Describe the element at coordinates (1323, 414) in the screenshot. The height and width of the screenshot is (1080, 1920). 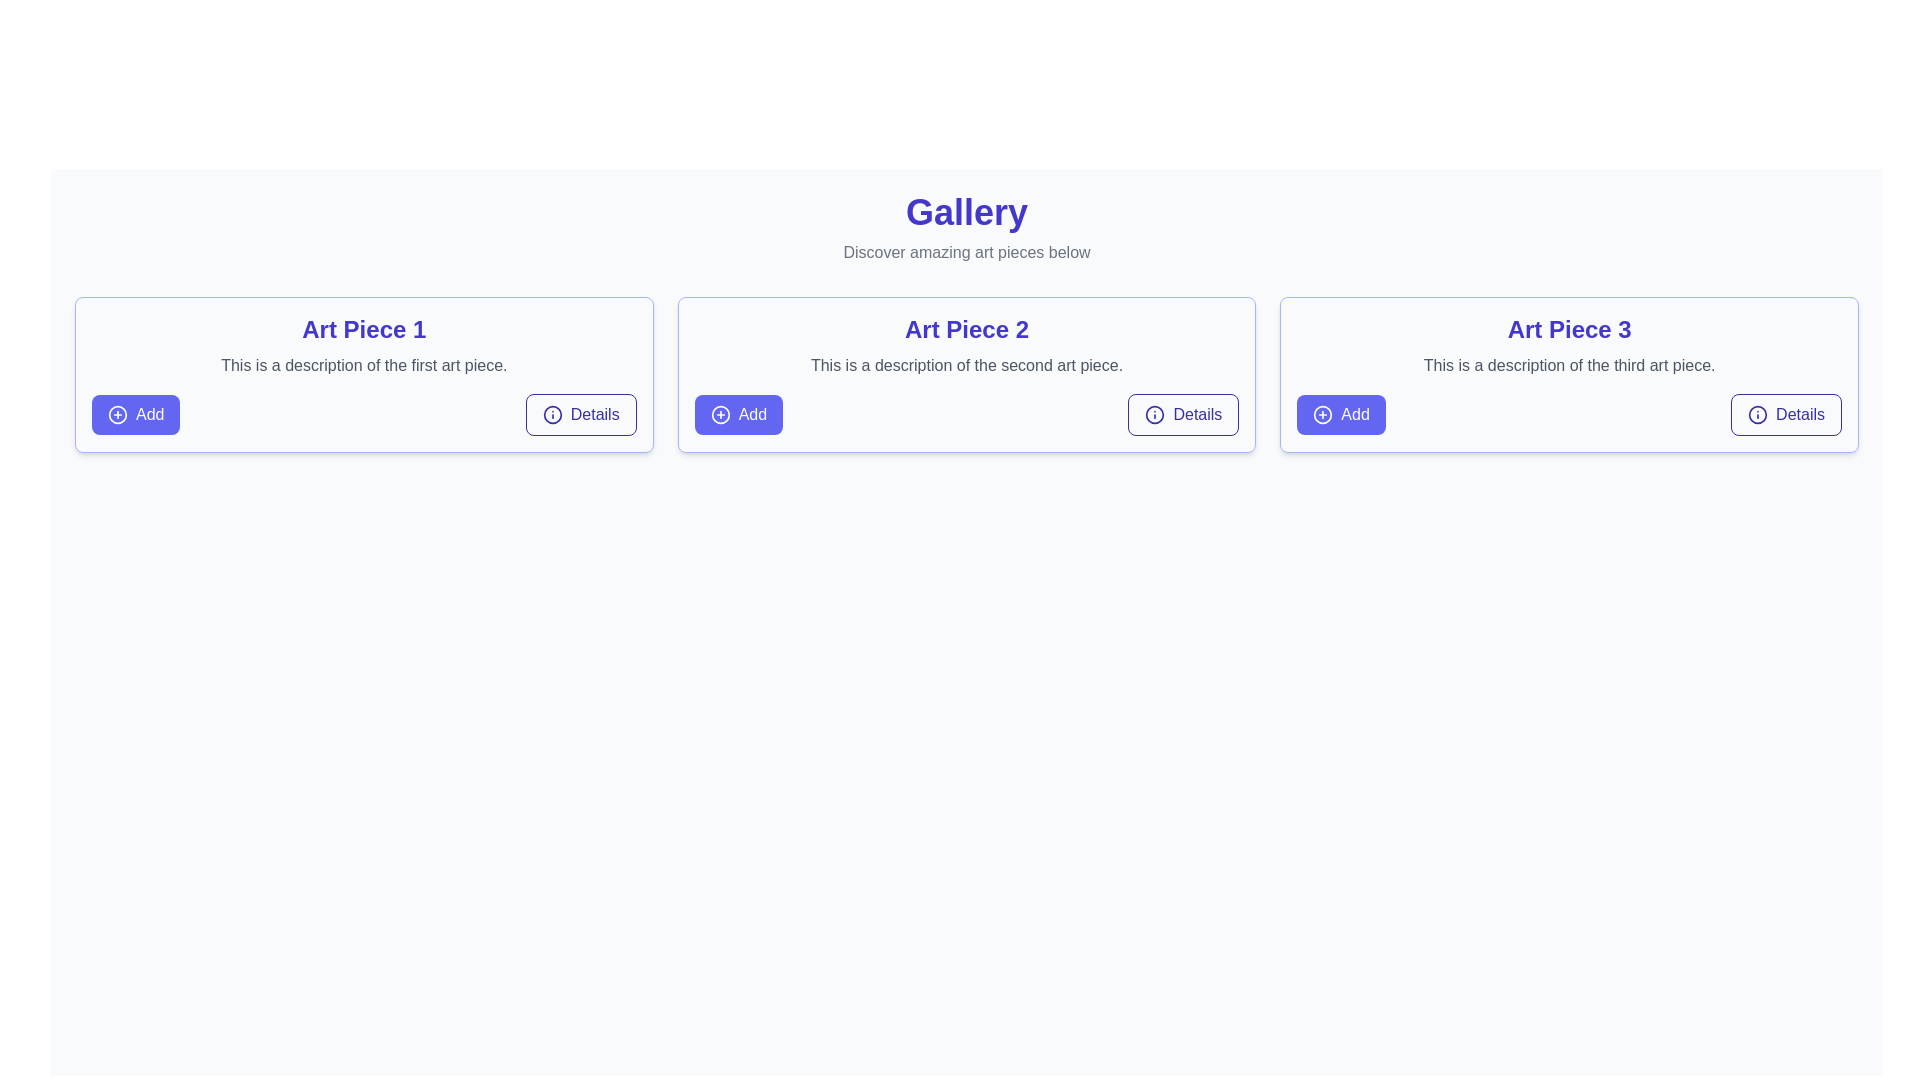
I see `the circular icon with a plus sign, styled with a purple stroke, located inside the 'Add' button to the left of the text 'Add' for the third art piece titled 'Art Piece 3'` at that location.